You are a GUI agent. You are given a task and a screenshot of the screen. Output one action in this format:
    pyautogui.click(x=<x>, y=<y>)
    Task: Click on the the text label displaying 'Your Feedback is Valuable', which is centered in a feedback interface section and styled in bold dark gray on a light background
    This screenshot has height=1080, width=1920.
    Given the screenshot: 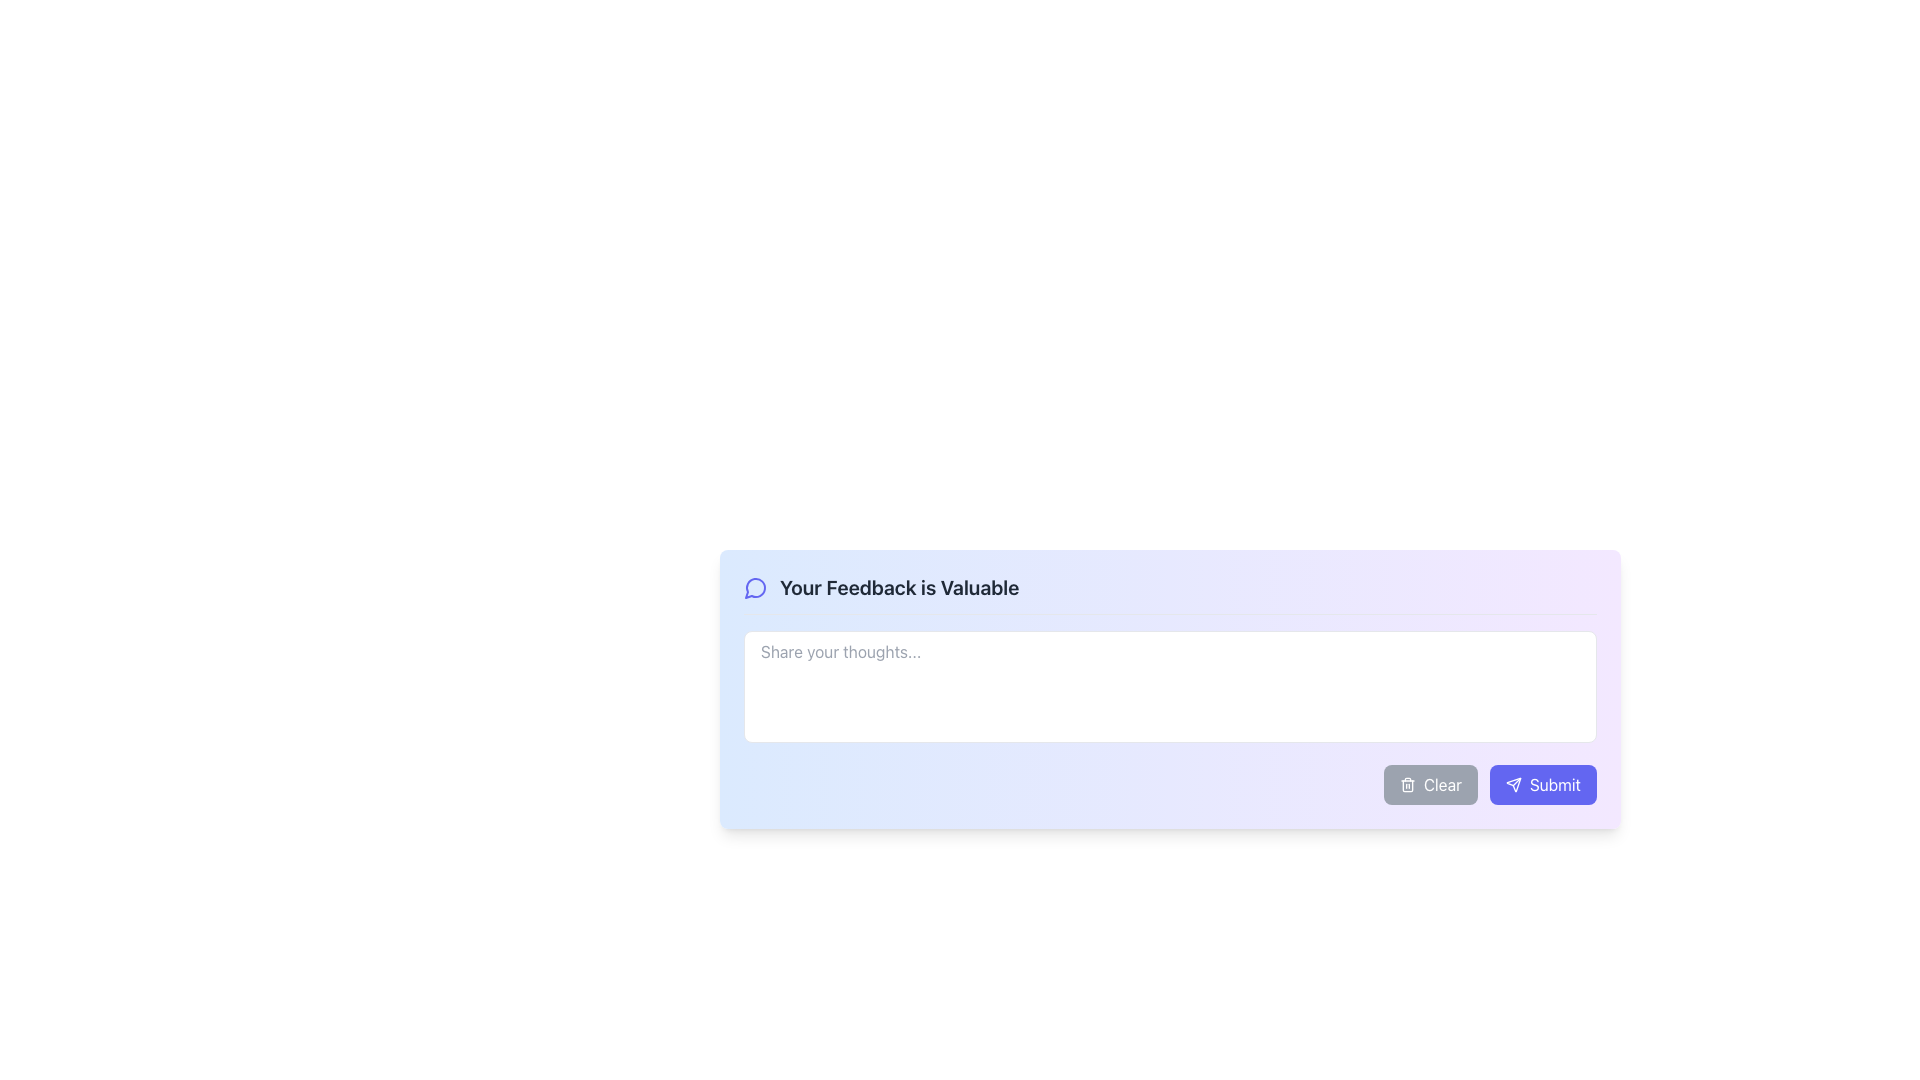 What is the action you would take?
    pyautogui.click(x=898, y=586)
    